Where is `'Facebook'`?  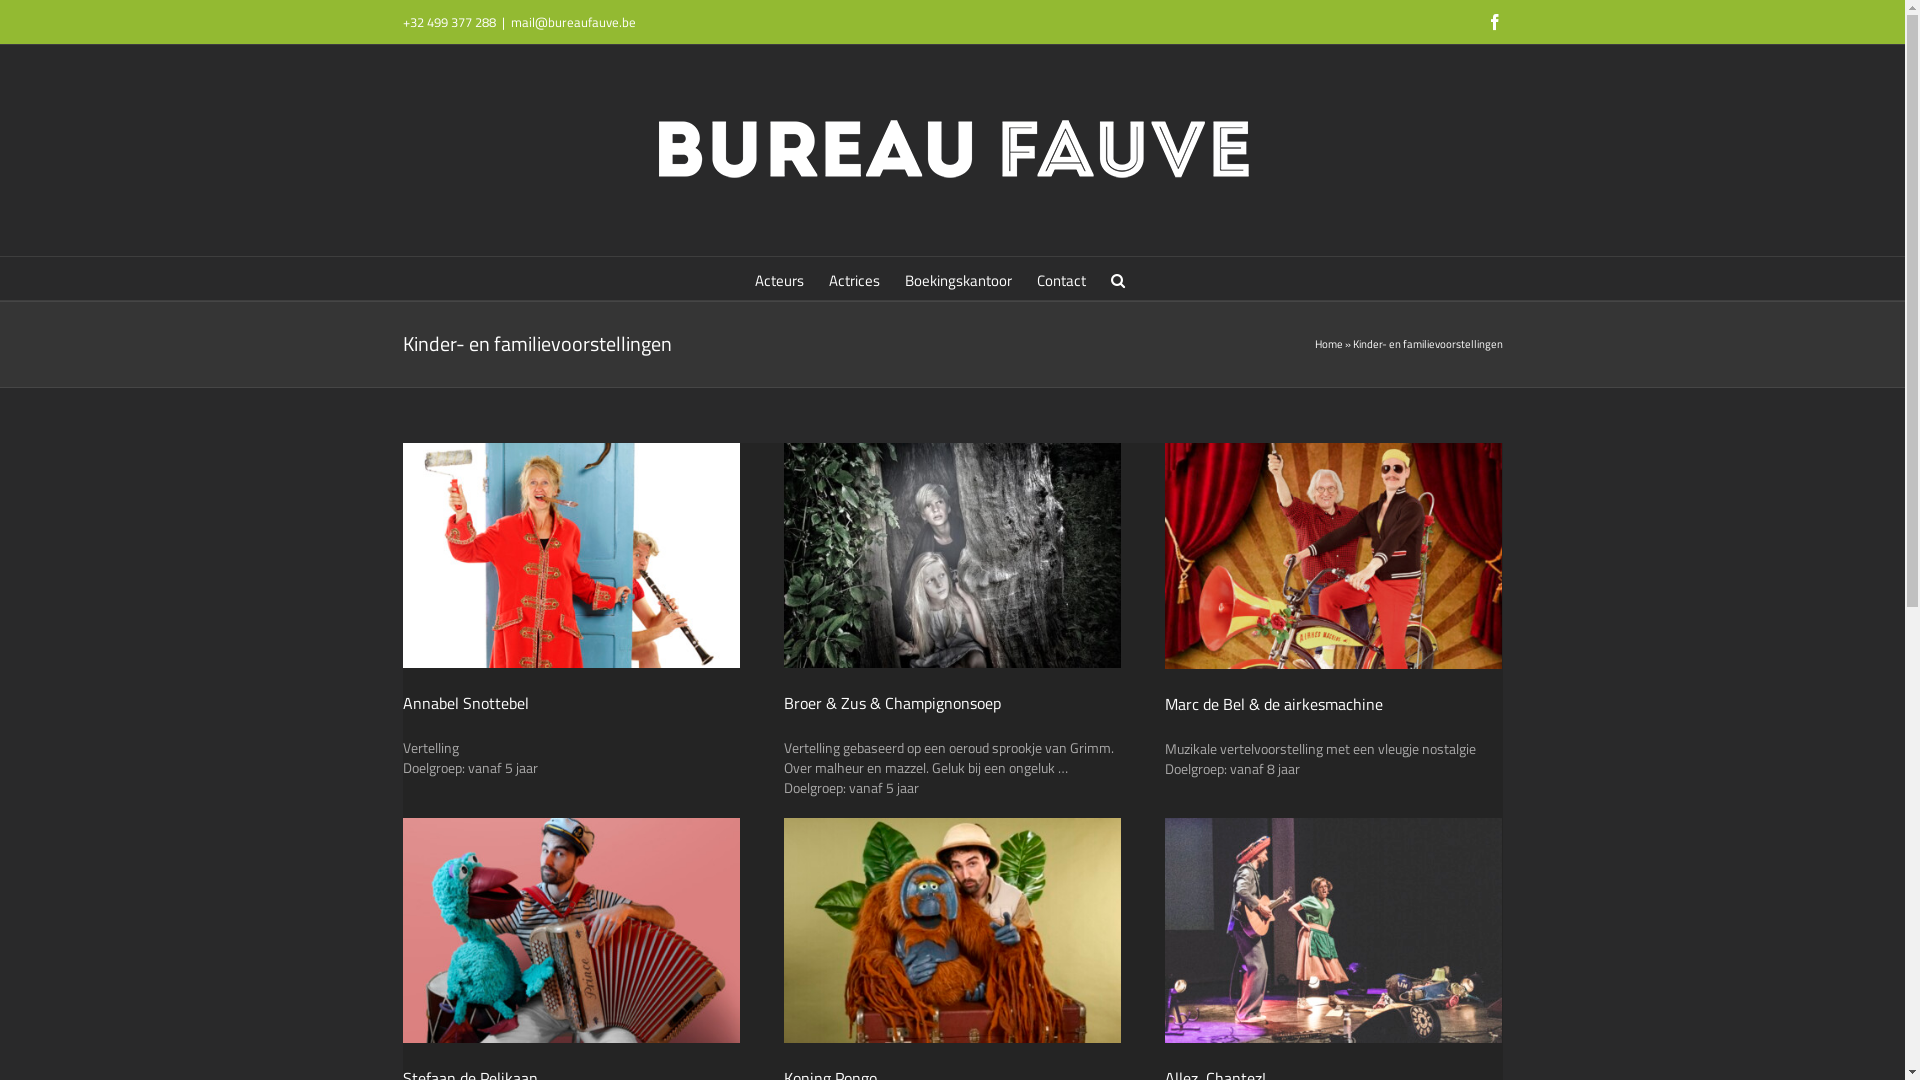 'Facebook' is located at coordinates (1493, 22).